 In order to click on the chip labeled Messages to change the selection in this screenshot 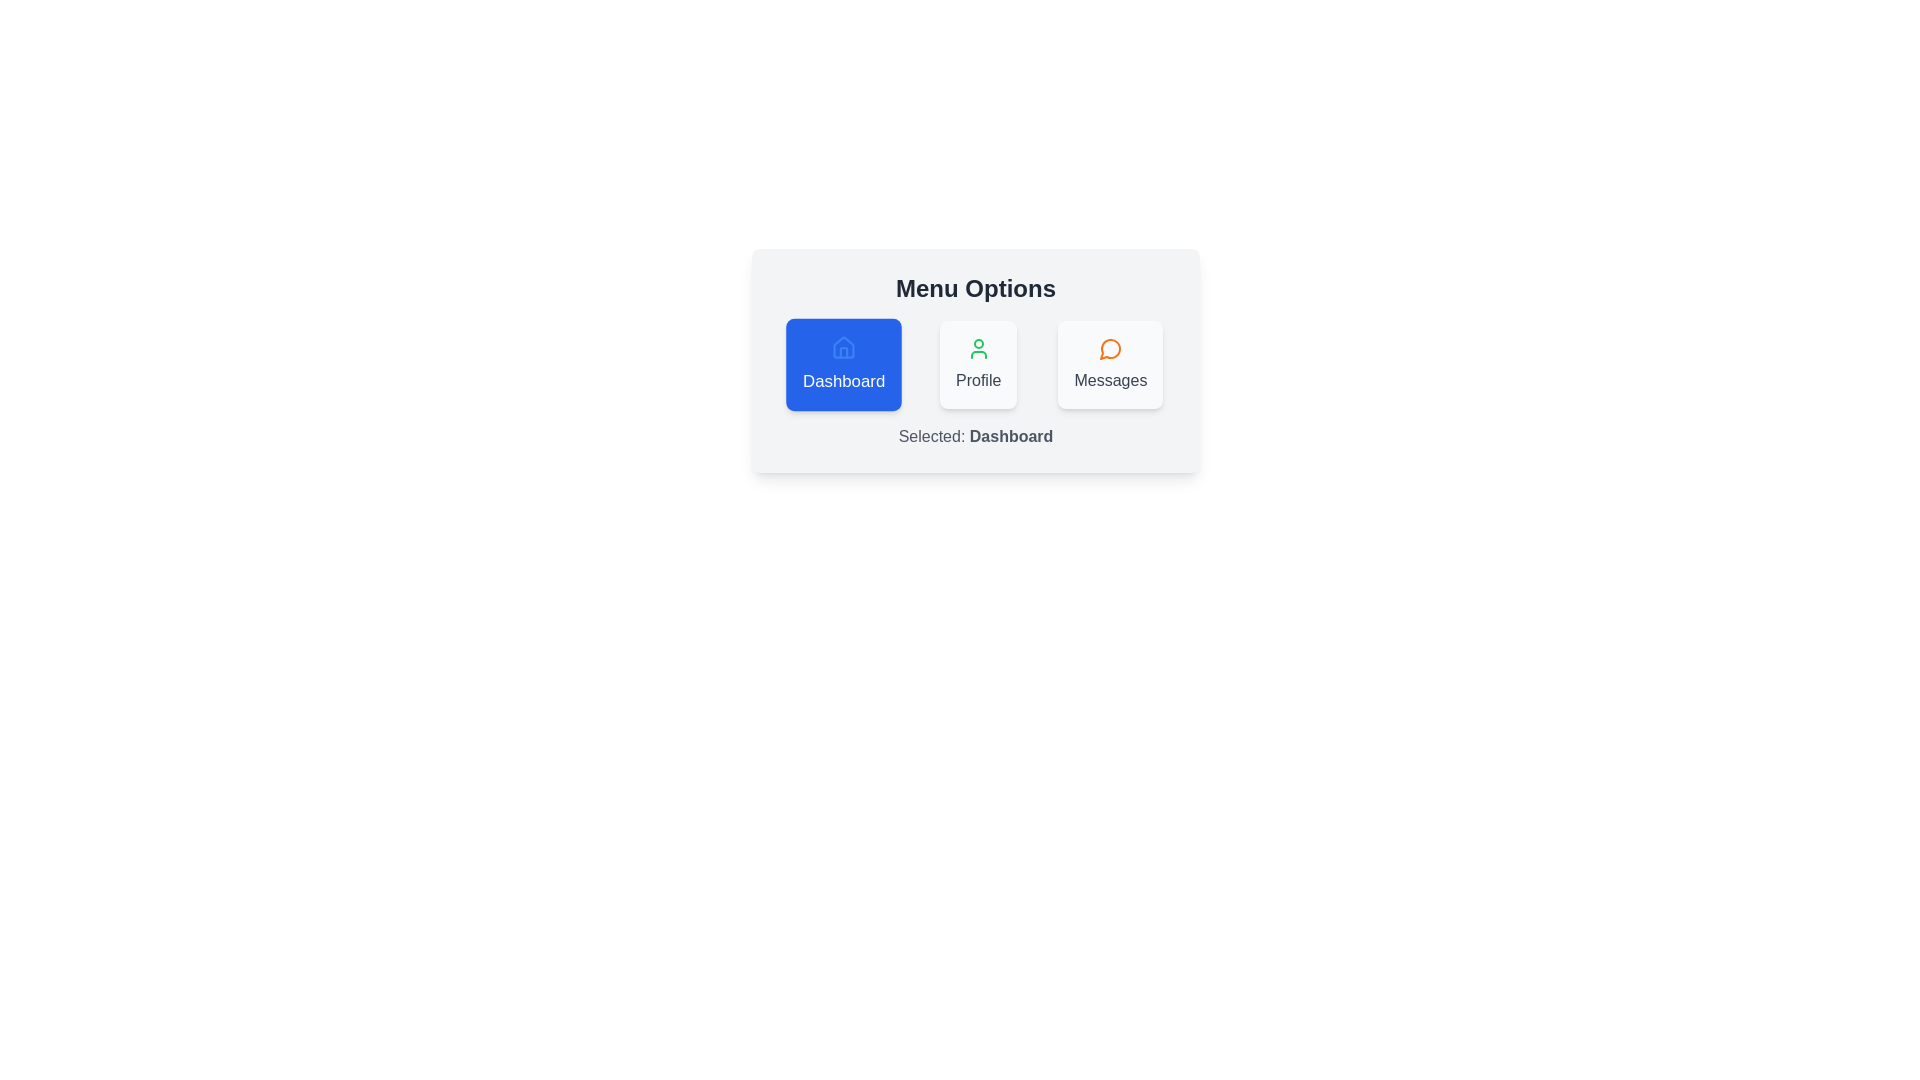, I will do `click(1109, 365)`.